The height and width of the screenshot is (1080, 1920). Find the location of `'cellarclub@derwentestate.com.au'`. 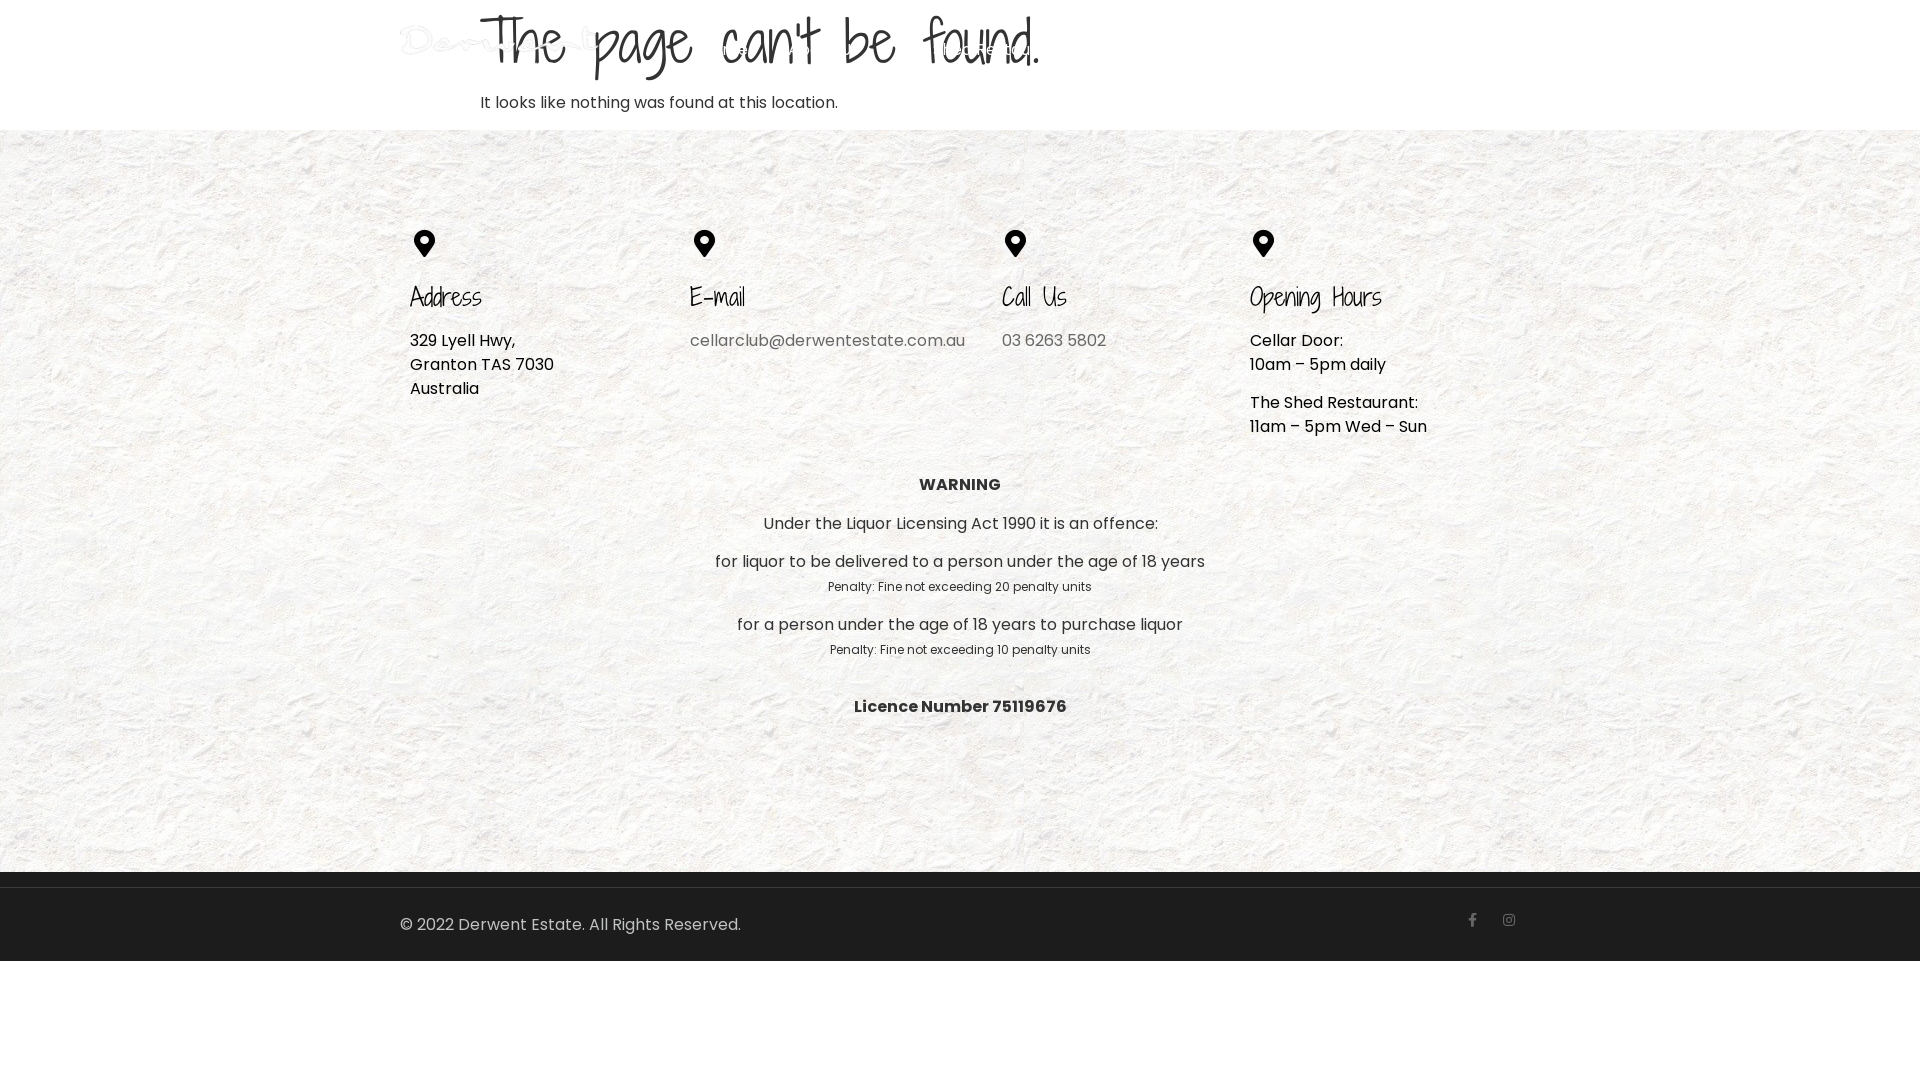

'cellarclub@derwentestate.com.au' is located at coordinates (827, 339).